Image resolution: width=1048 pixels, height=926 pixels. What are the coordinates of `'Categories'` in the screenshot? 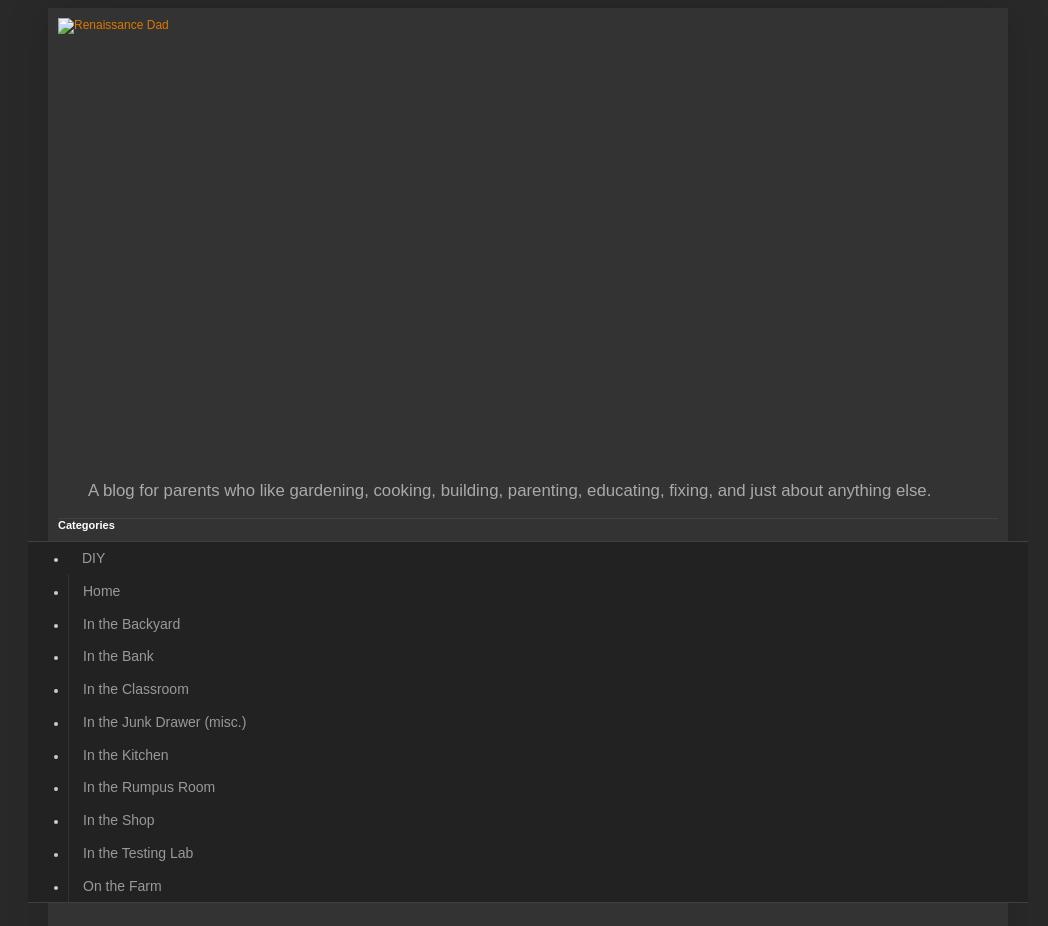 It's located at (86, 523).